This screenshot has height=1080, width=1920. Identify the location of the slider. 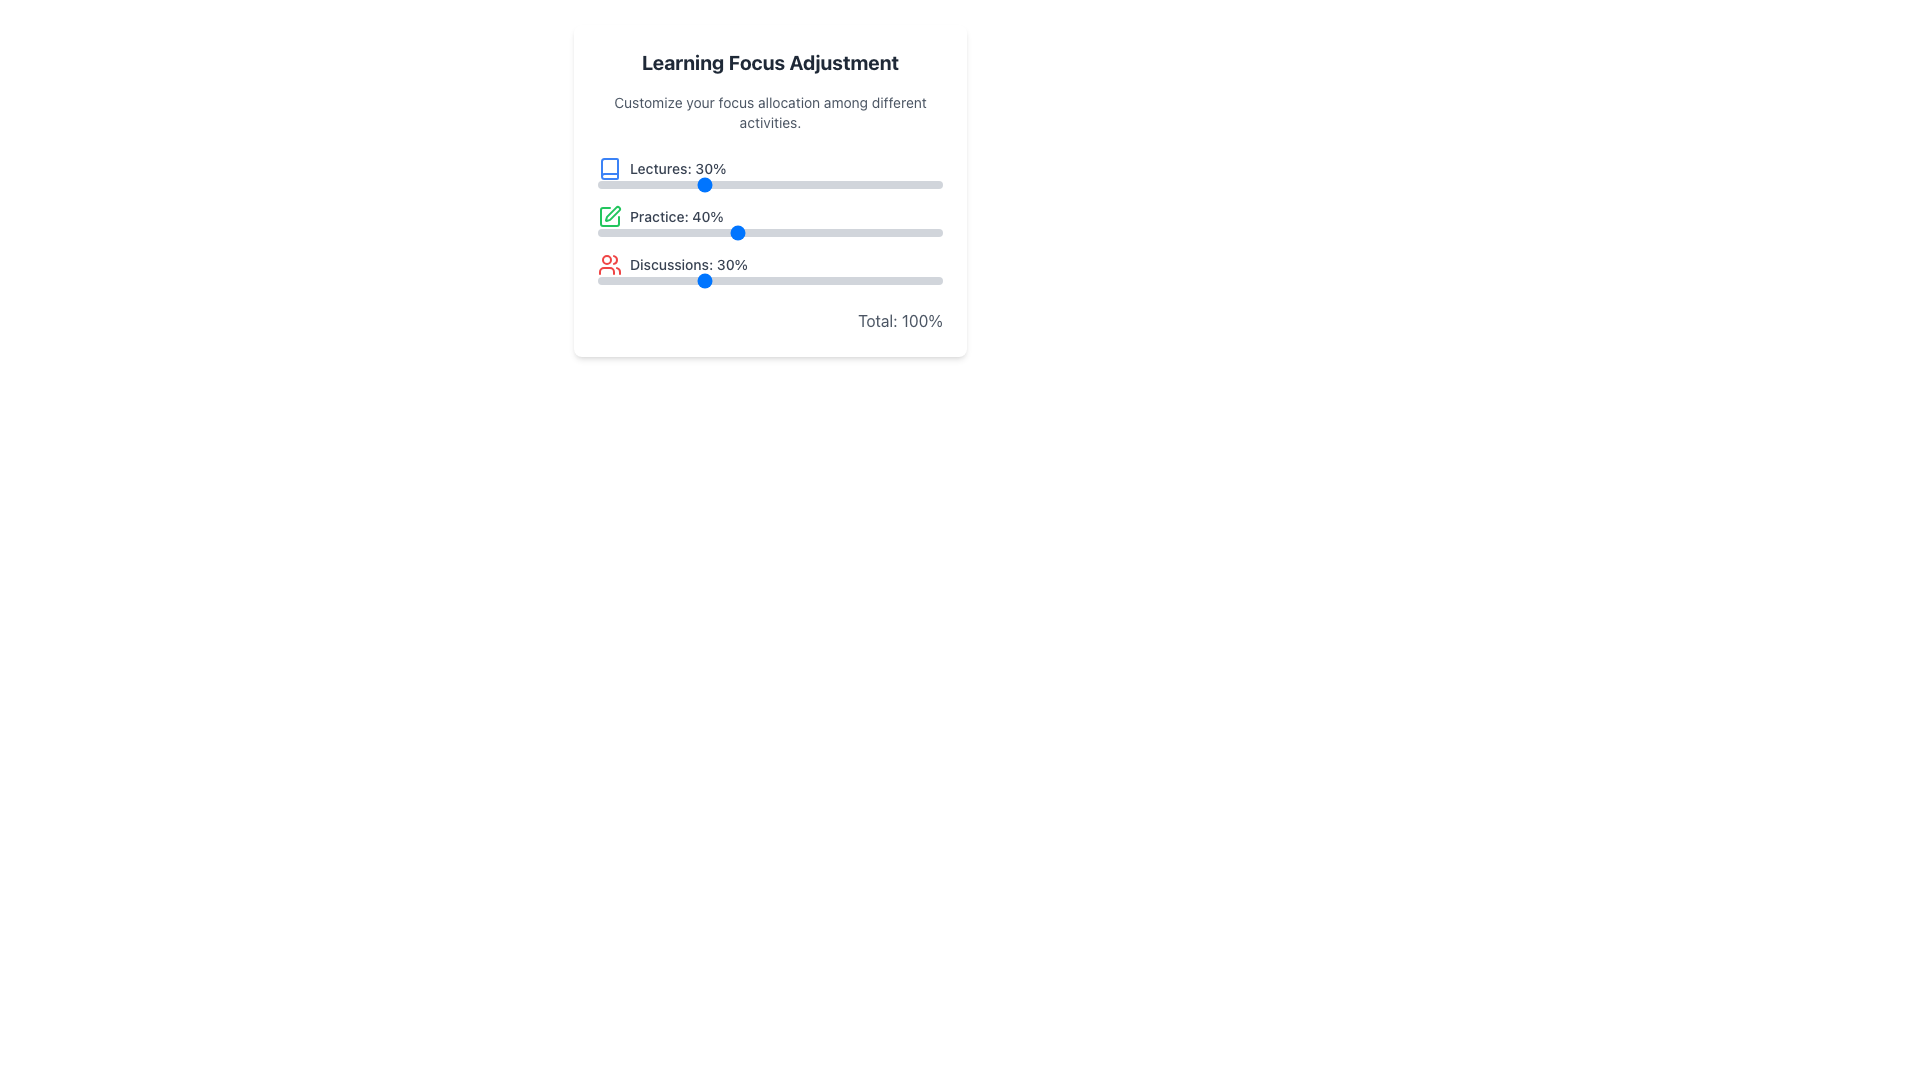
(646, 281).